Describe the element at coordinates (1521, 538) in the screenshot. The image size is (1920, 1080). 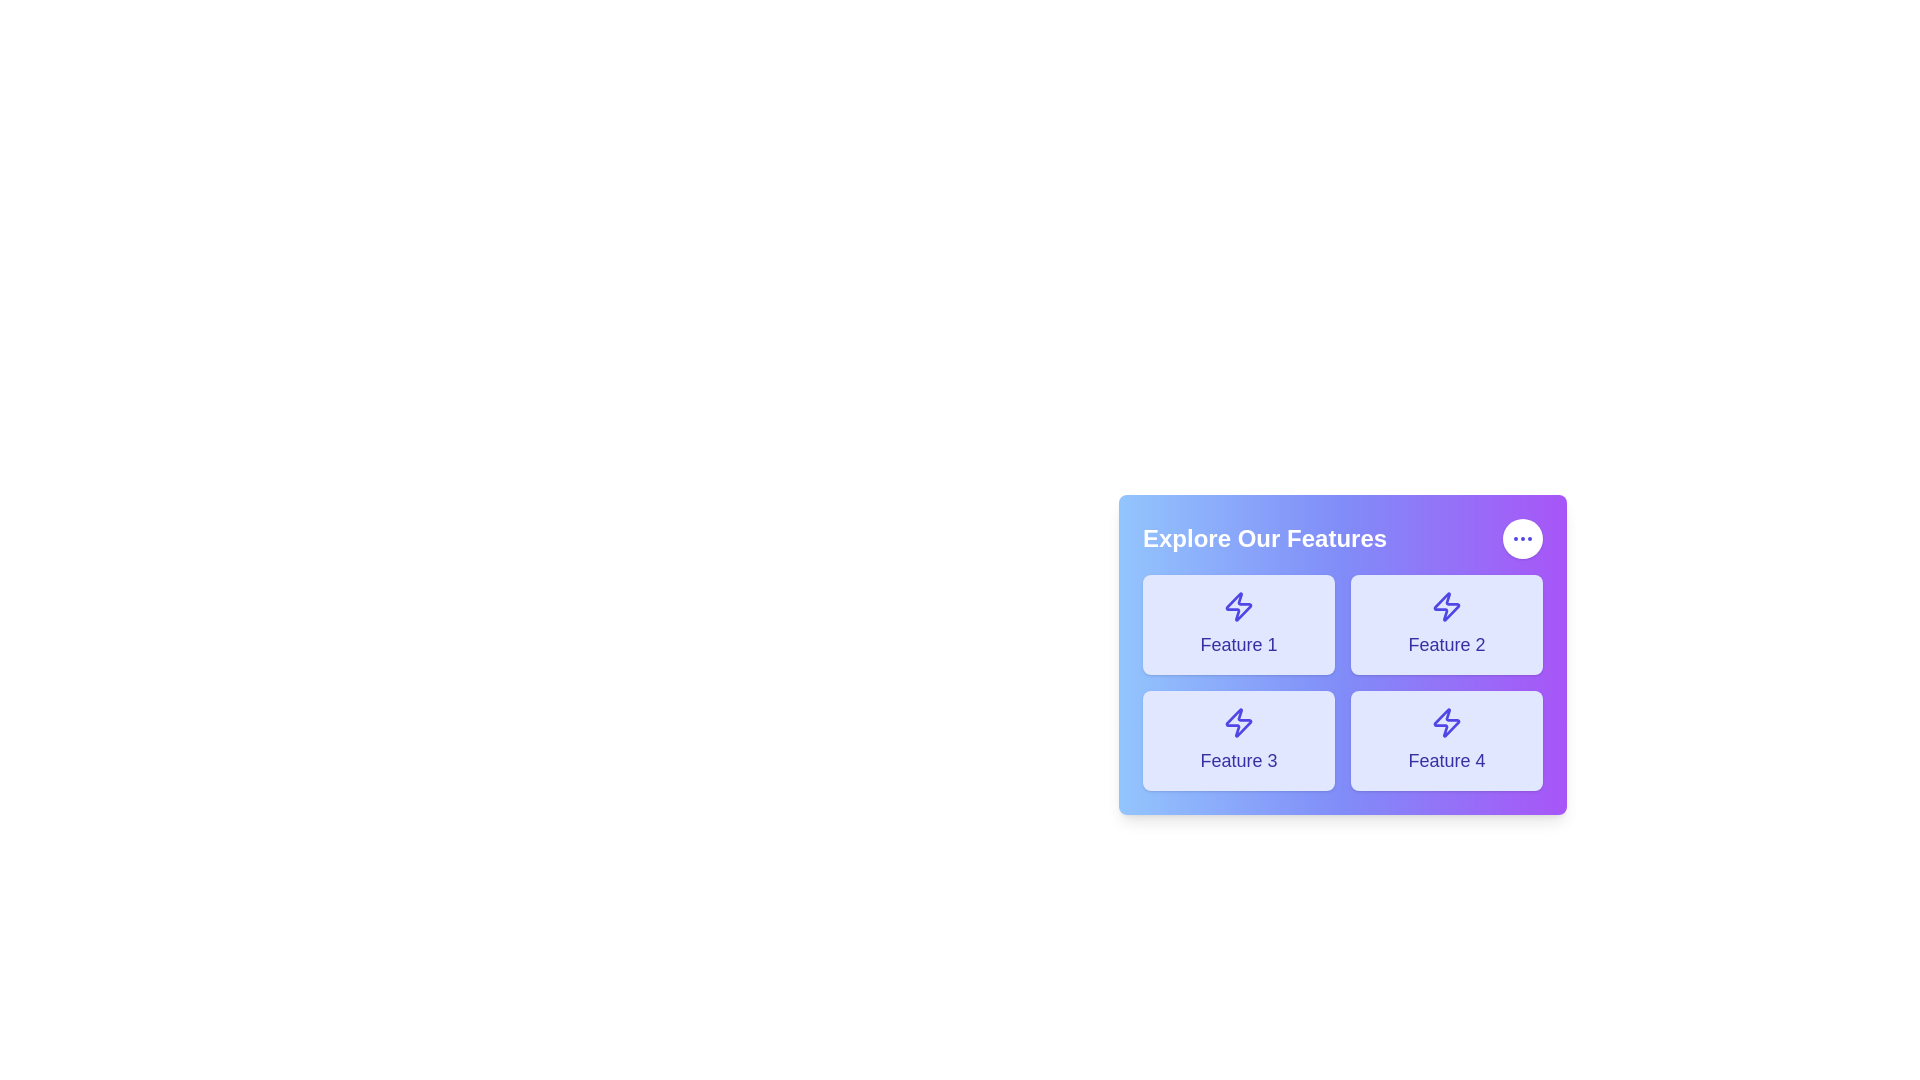
I see `the overflow menu icon, represented by a horizontal ellipsis, located at the bottom-right corner of the 'Explore Our Features' card` at that location.